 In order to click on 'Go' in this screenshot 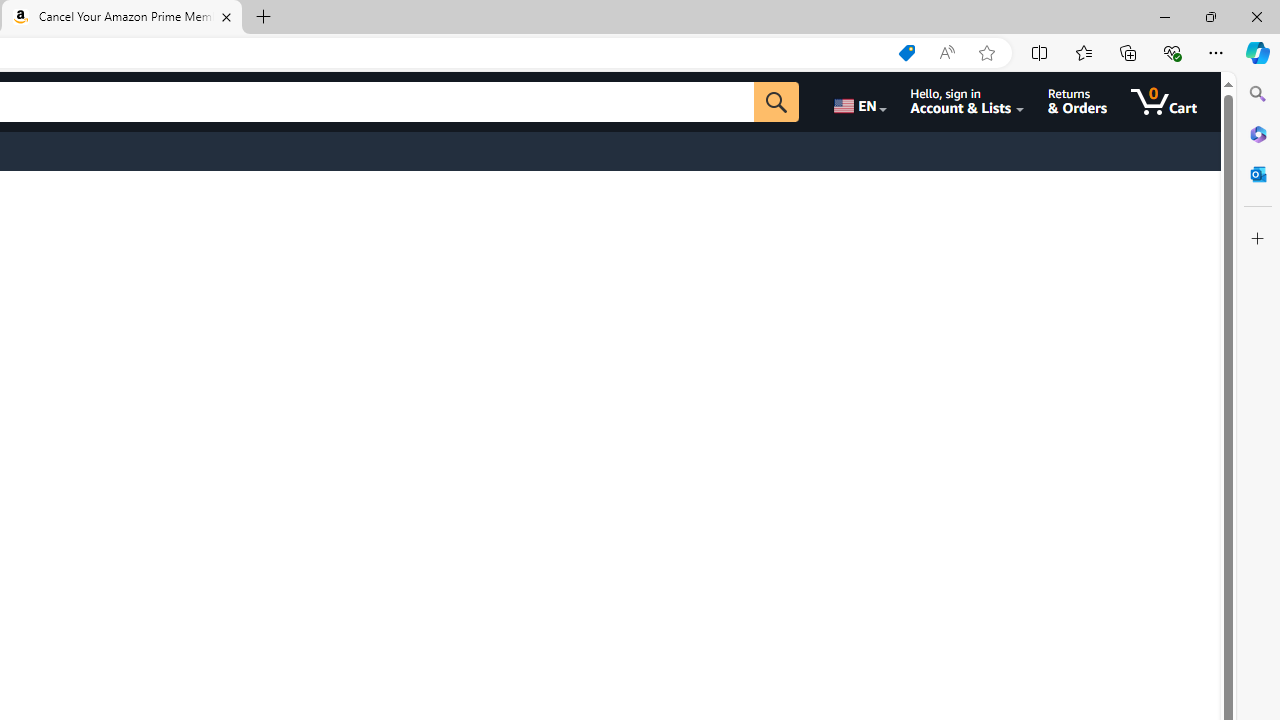, I will do `click(775, 101)`.